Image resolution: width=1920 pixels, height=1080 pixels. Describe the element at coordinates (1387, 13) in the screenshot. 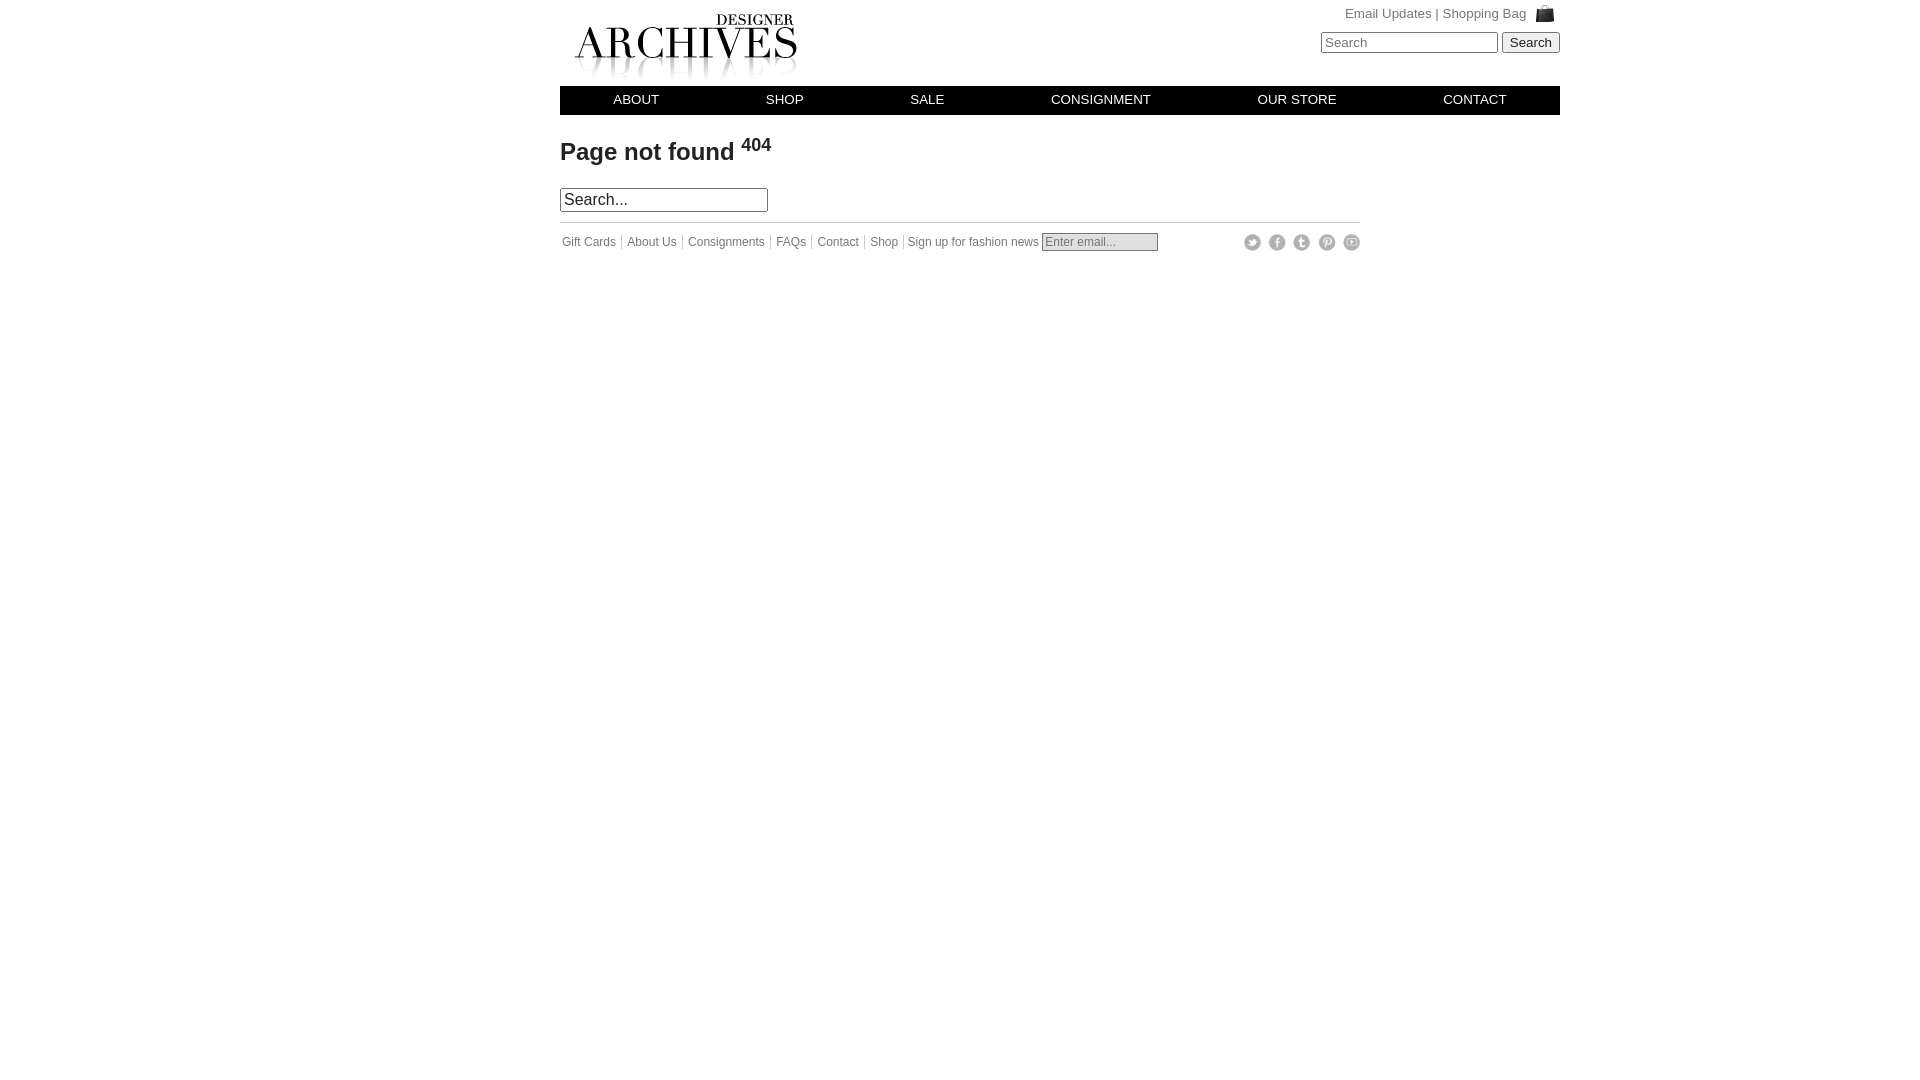

I see `'Email Updates'` at that location.